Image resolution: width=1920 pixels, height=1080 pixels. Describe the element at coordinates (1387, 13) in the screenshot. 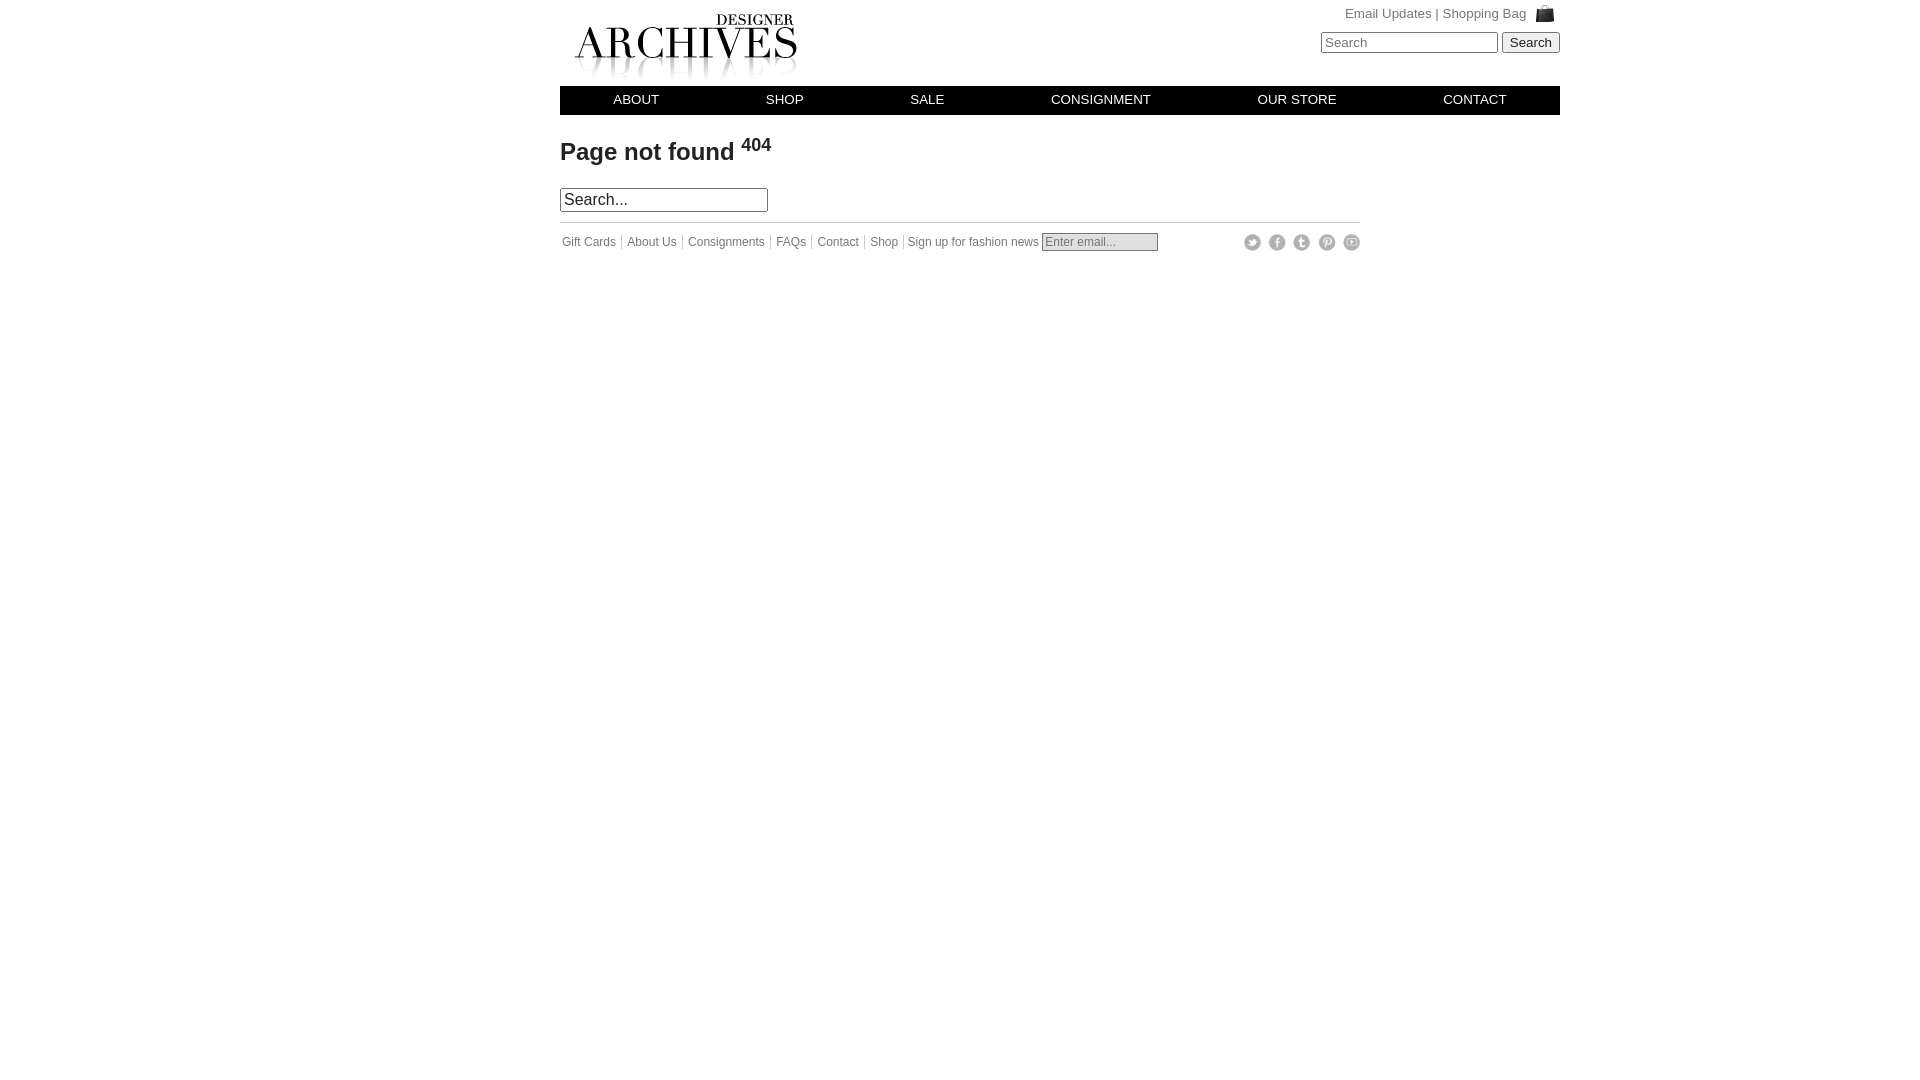

I see `'Email Updates'` at that location.